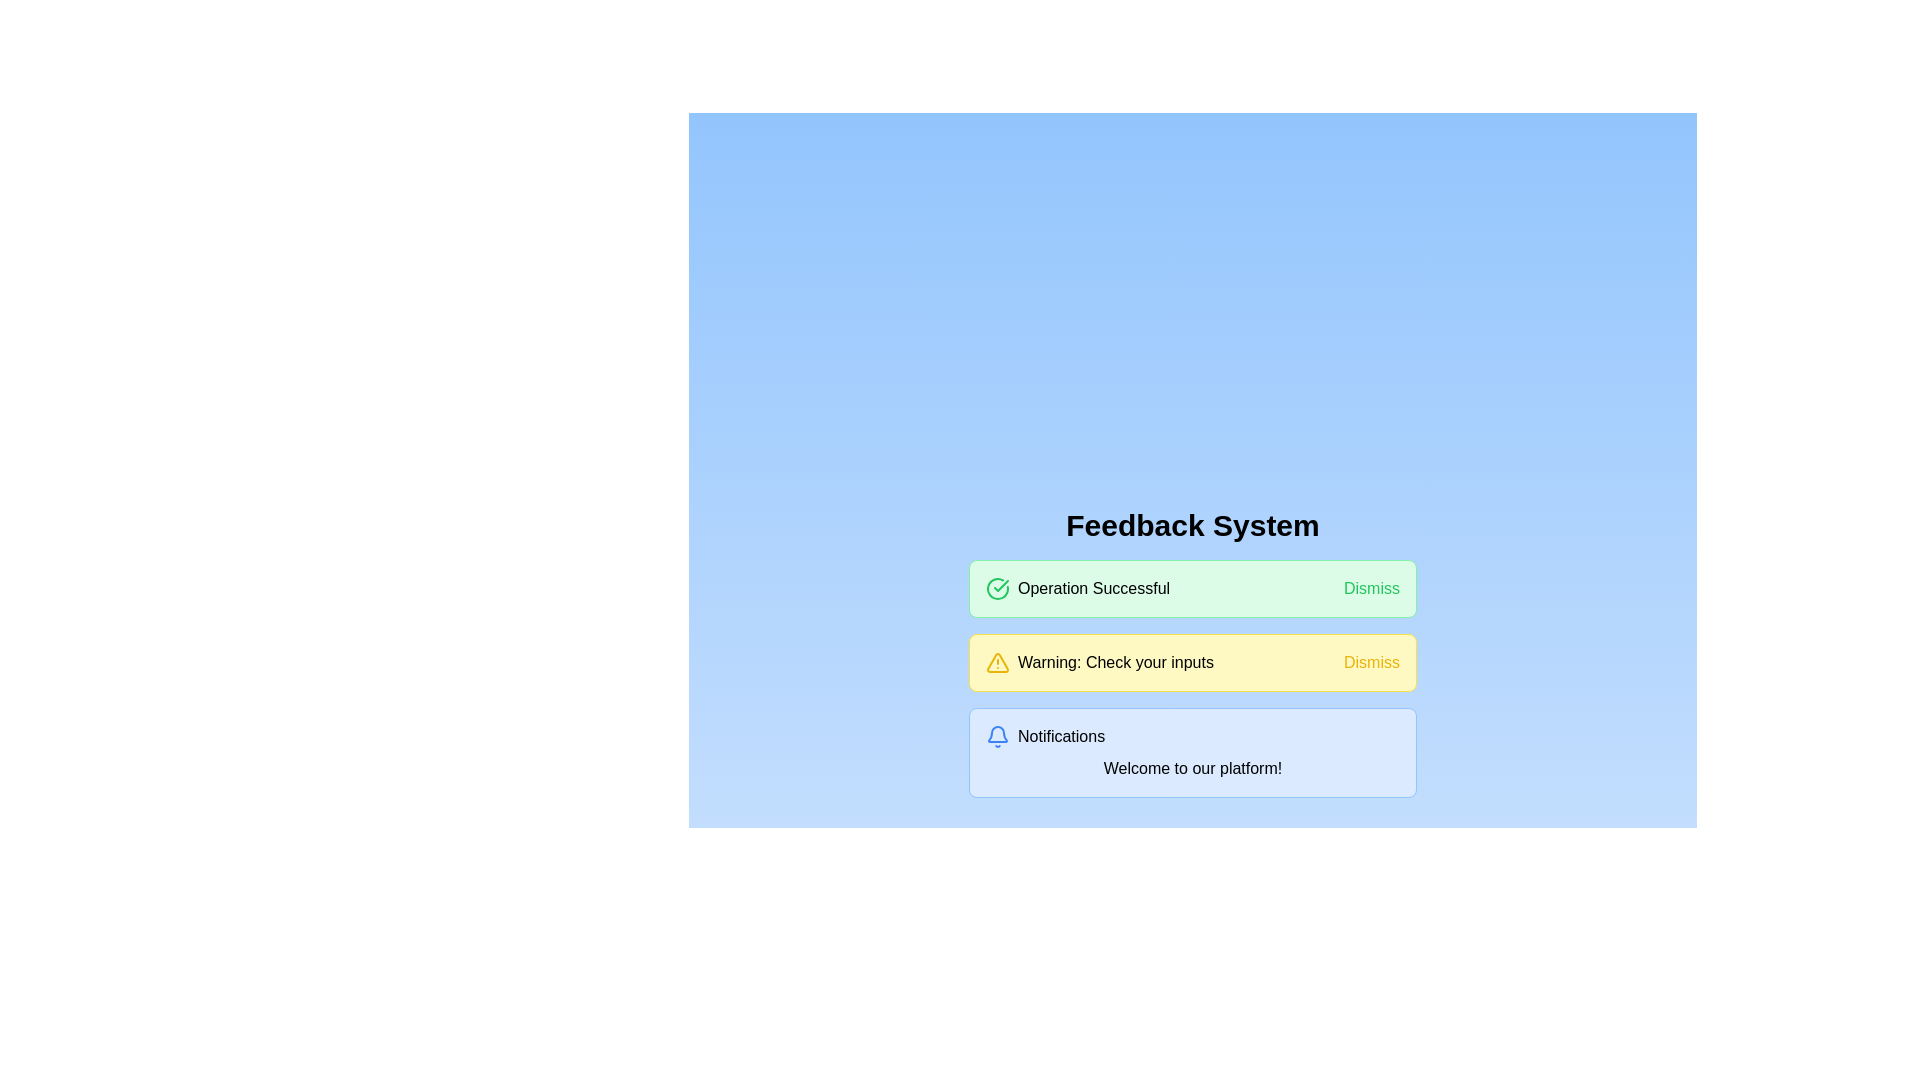  What do you see at coordinates (1114, 663) in the screenshot?
I see `the static text label displaying 'Warning: Check your inputs', which is styled in bold black font within a yellow notification banner, to possibly view additional details` at bounding box center [1114, 663].